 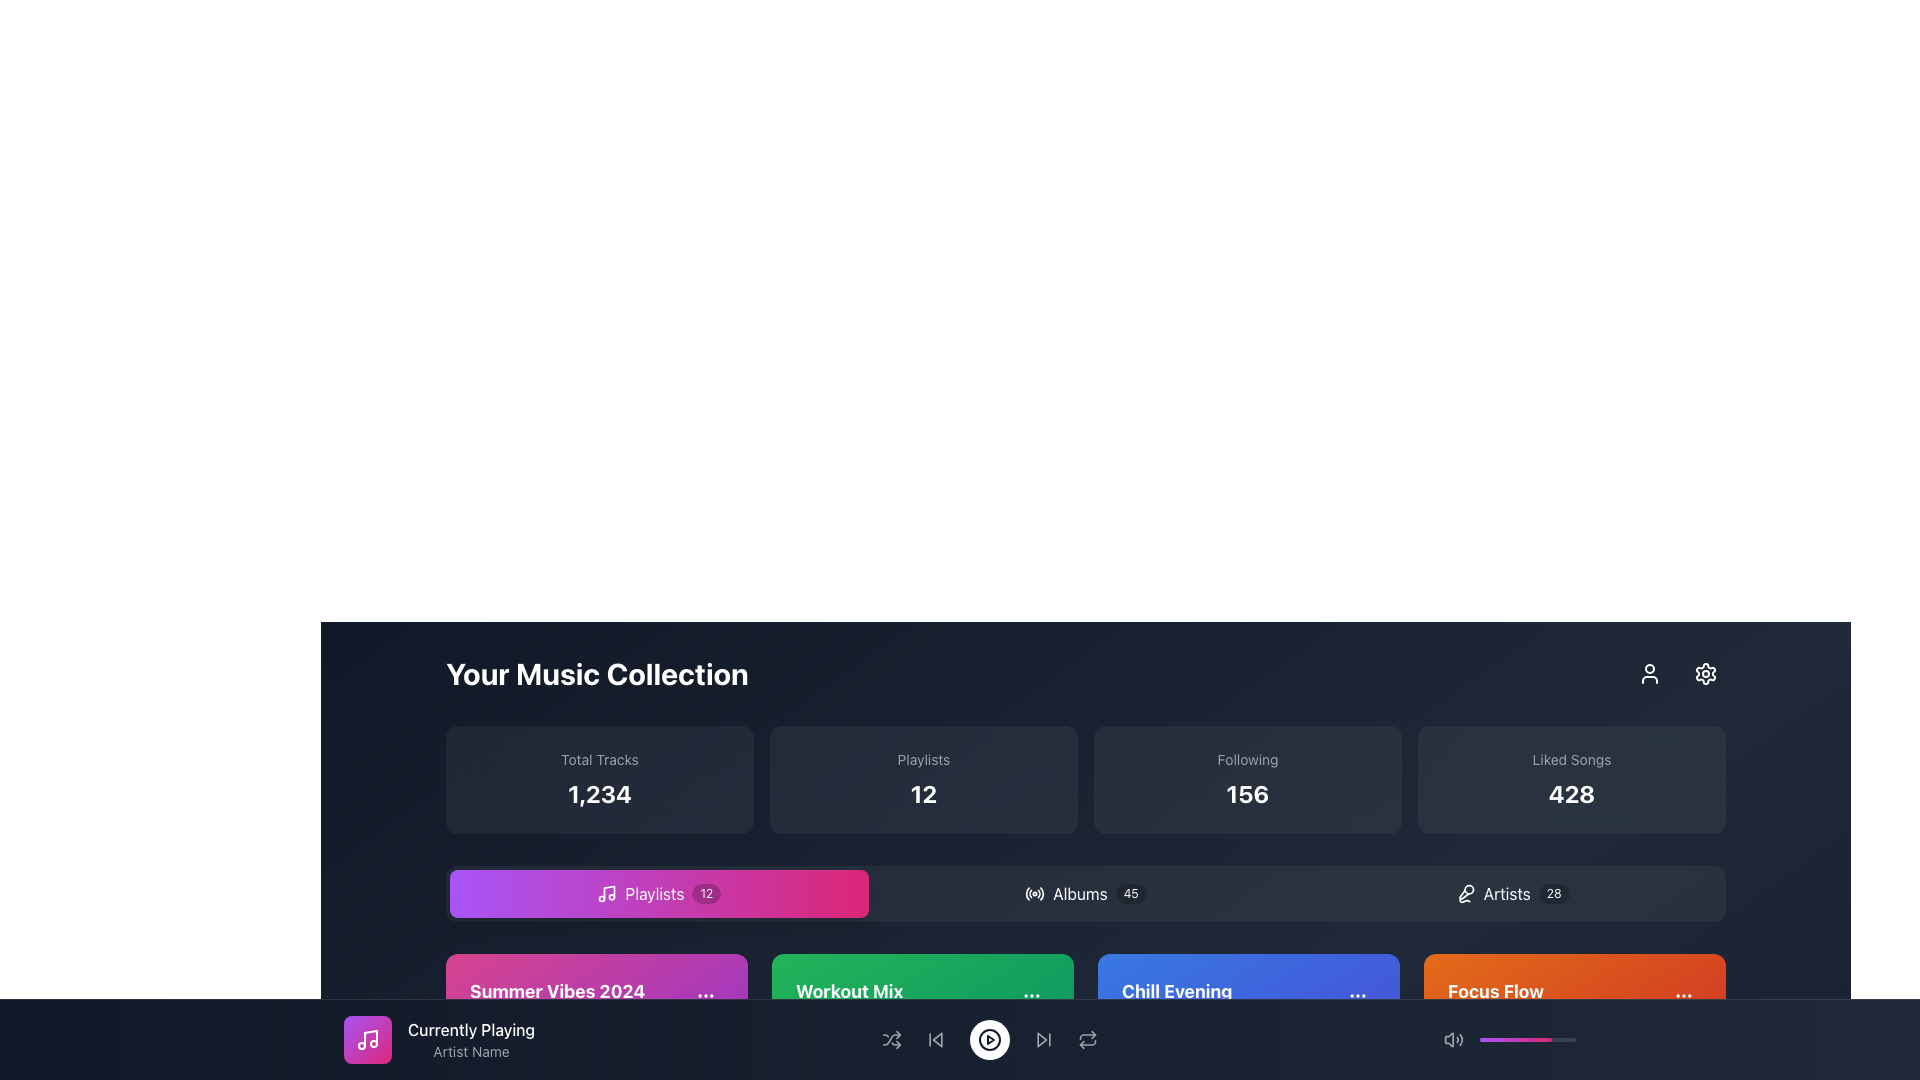 I want to click on the 'Summer Vibes 2024' text display component in the 'Your Music Collection' section under the 'Playlists' tab, which shows details about the playlist including its name and the number of tracks, so click(x=595, y=1003).